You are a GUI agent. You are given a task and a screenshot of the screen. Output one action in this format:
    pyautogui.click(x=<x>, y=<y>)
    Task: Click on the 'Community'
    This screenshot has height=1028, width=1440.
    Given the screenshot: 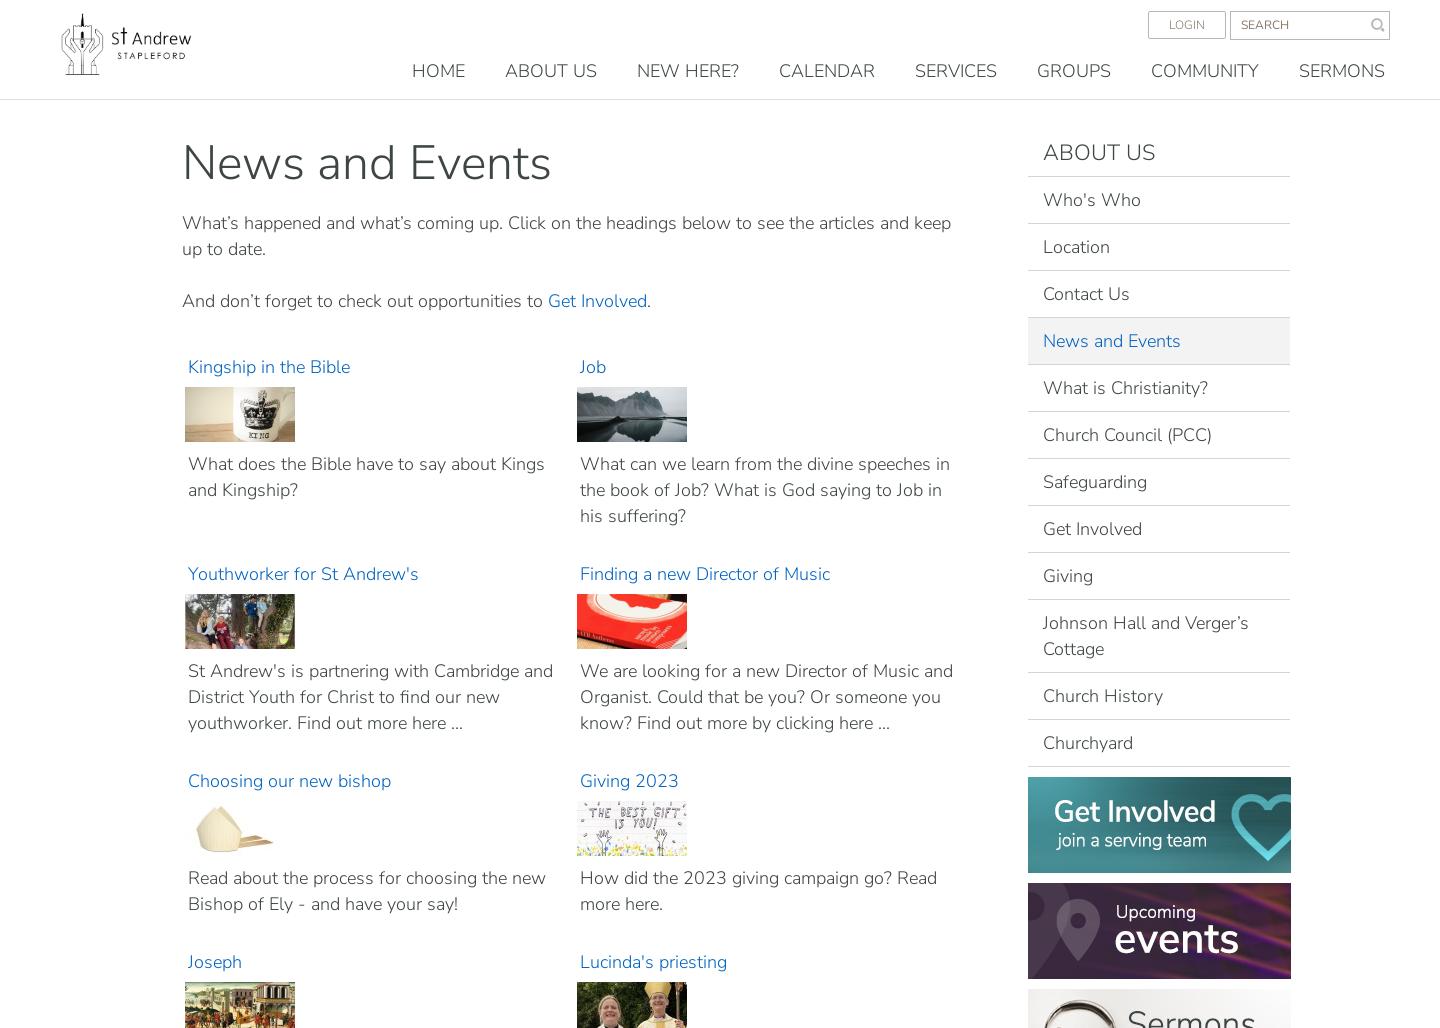 What is the action you would take?
    pyautogui.click(x=1203, y=70)
    